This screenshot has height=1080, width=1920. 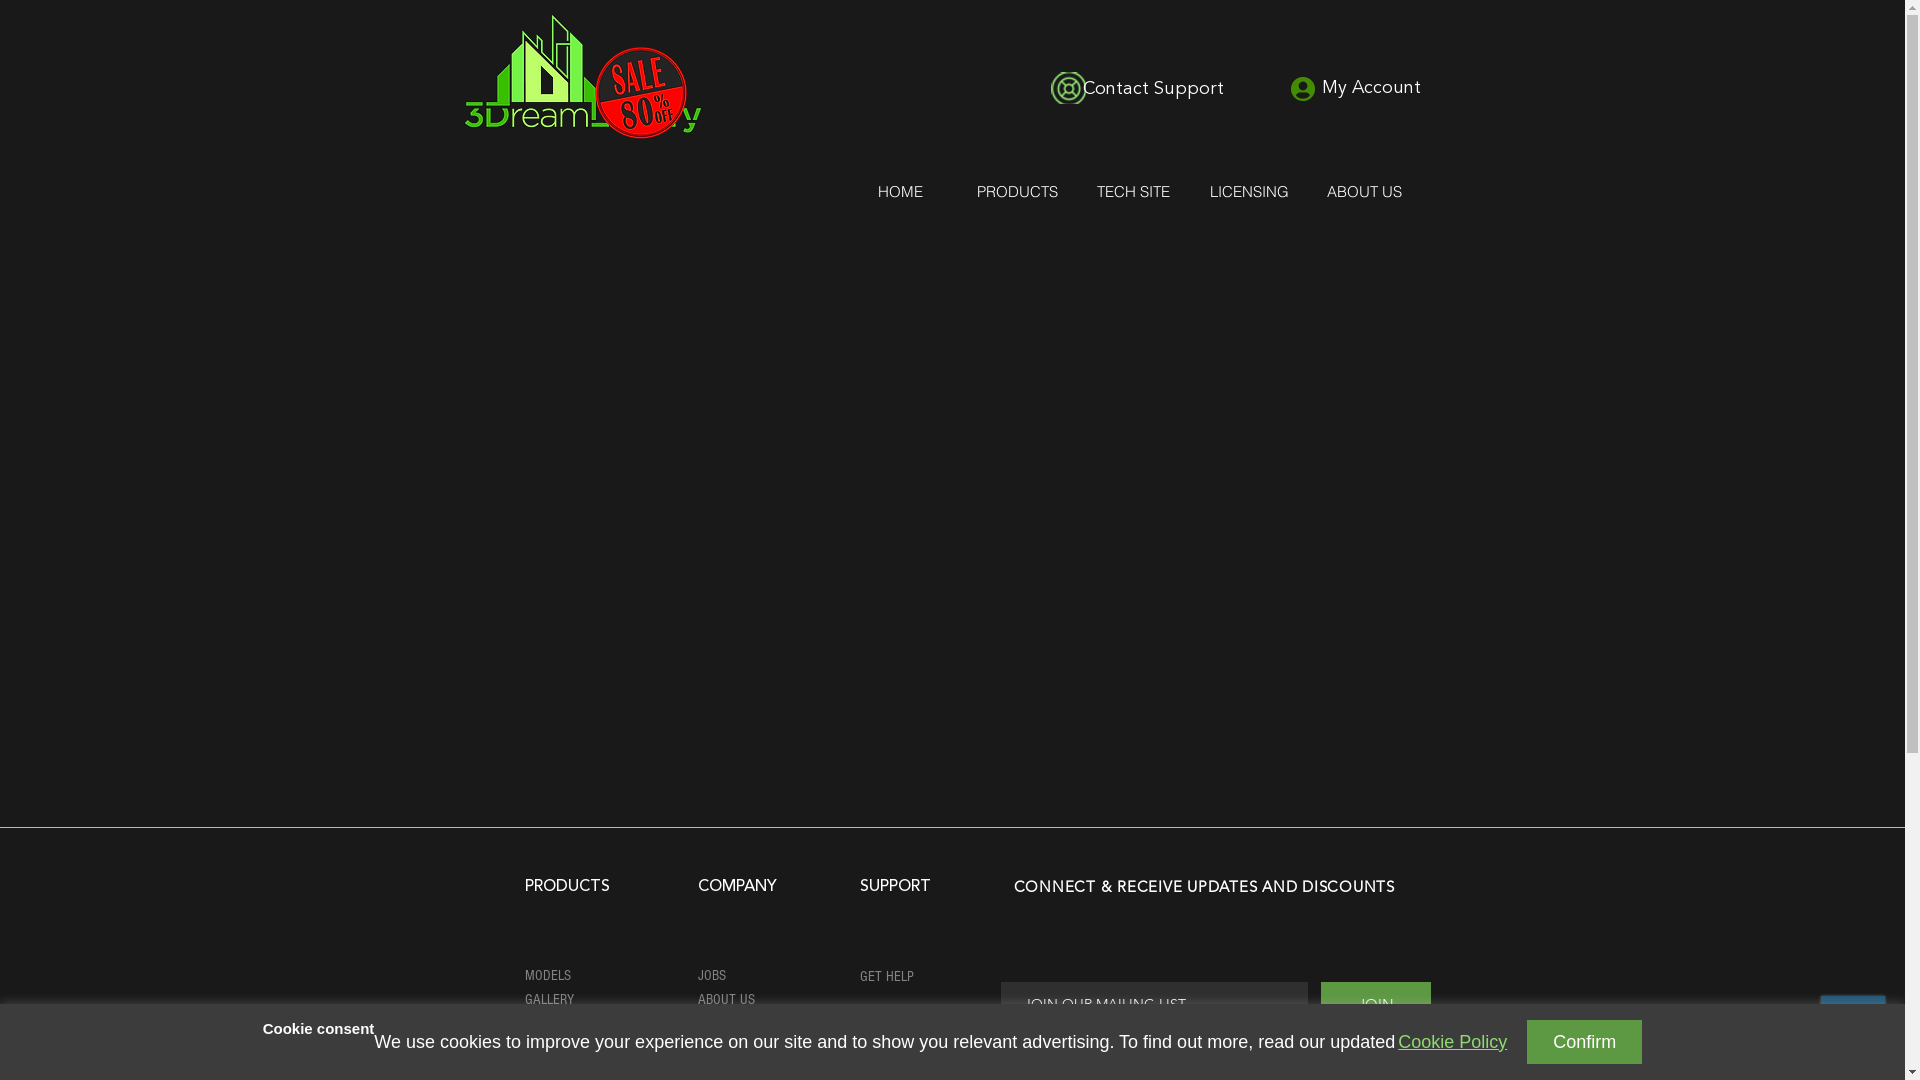 What do you see at coordinates (1132, 191) in the screenshot?
I see `'TECH SITE'` at bounding box center [1132, 191].